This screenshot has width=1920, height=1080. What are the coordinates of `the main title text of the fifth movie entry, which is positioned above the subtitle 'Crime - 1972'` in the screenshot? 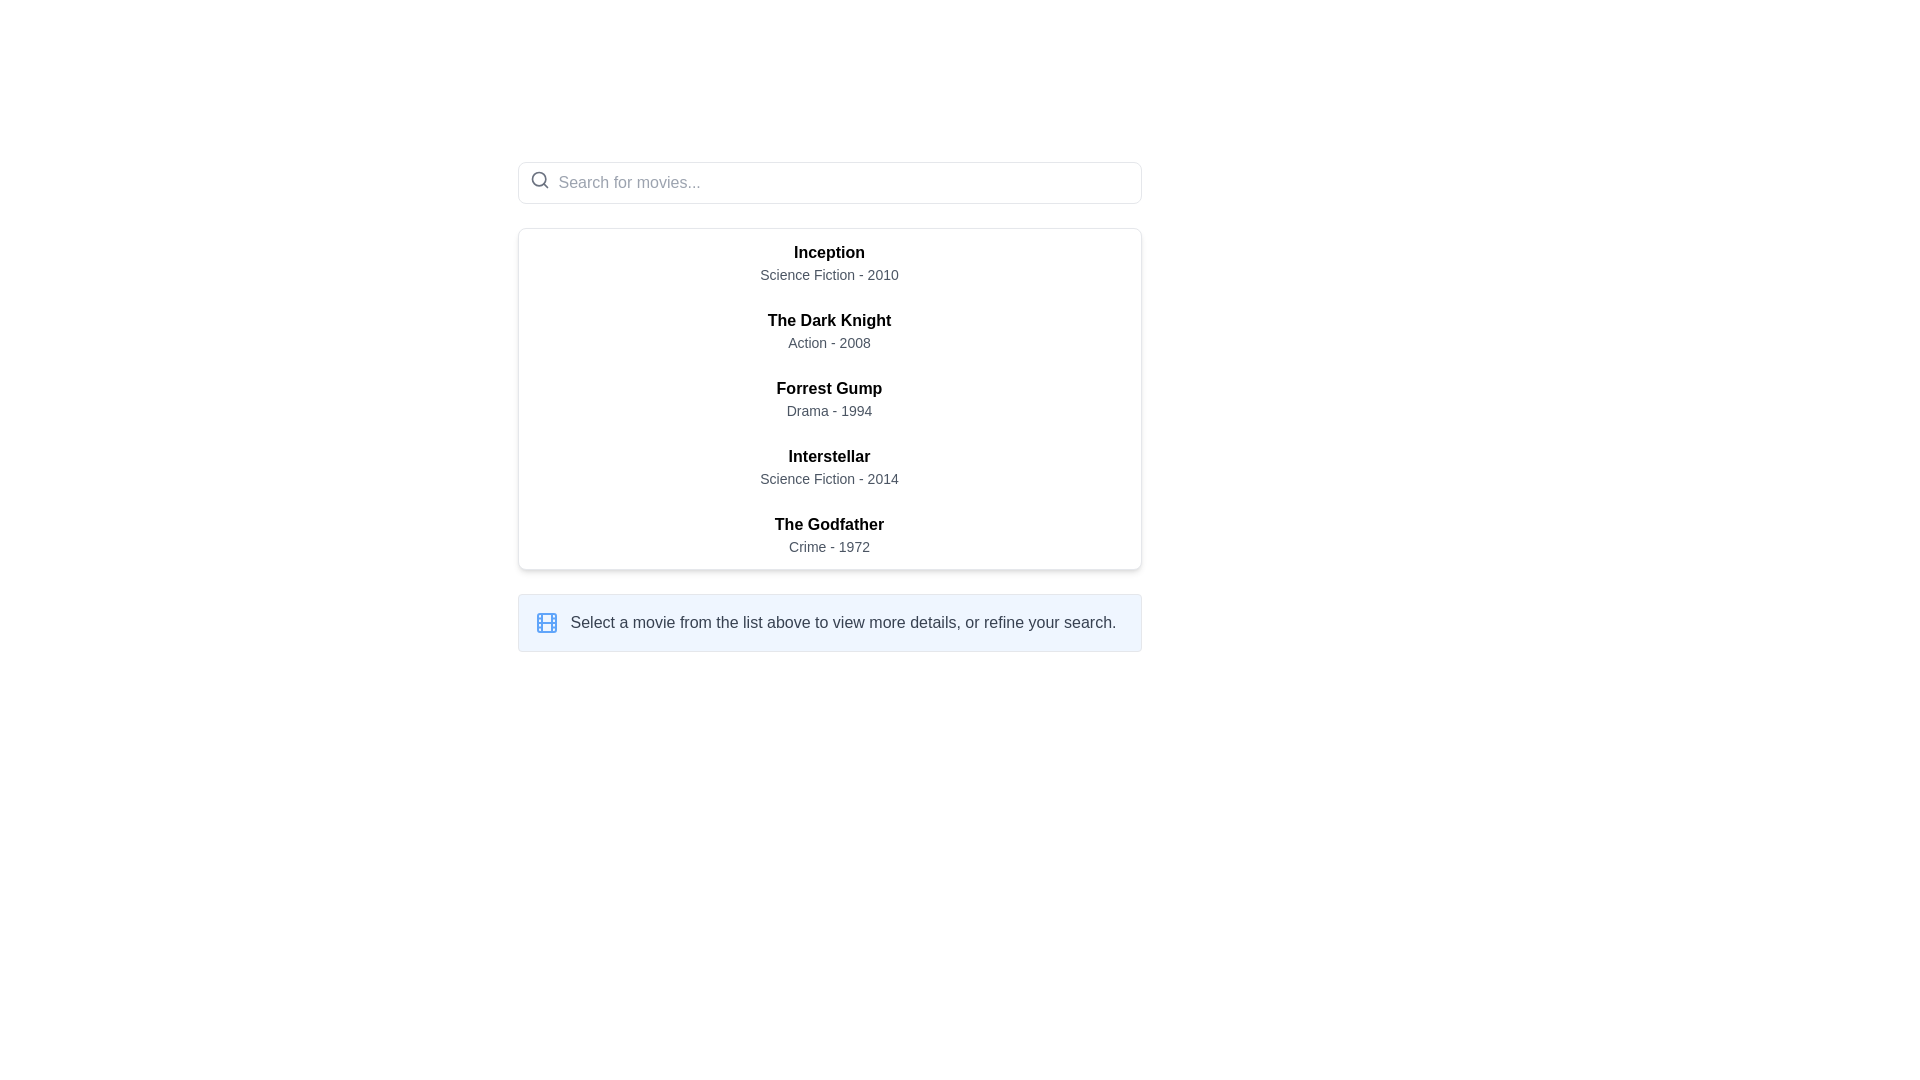 It's located at (829, 523).